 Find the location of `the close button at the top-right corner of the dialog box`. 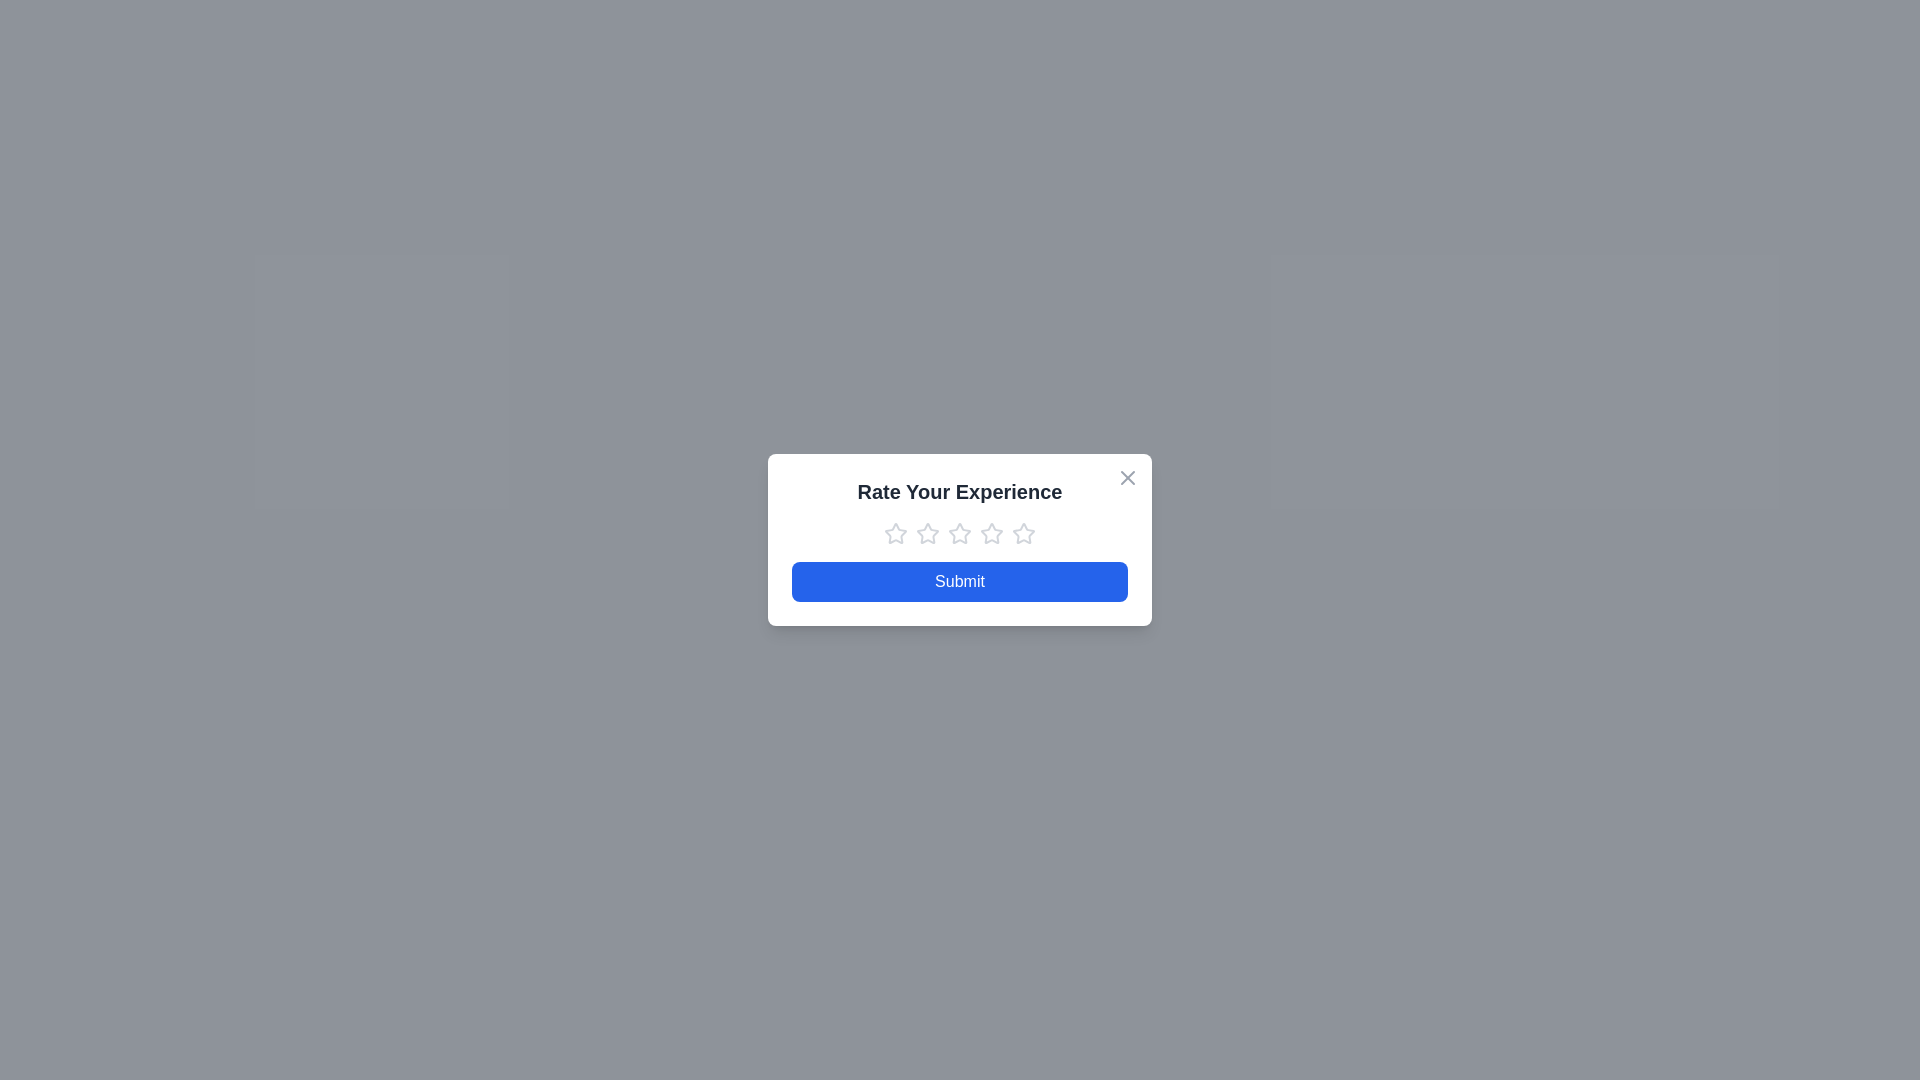

the close button at the top-right corner of the dialog box is located at coordinates (1128, 478).